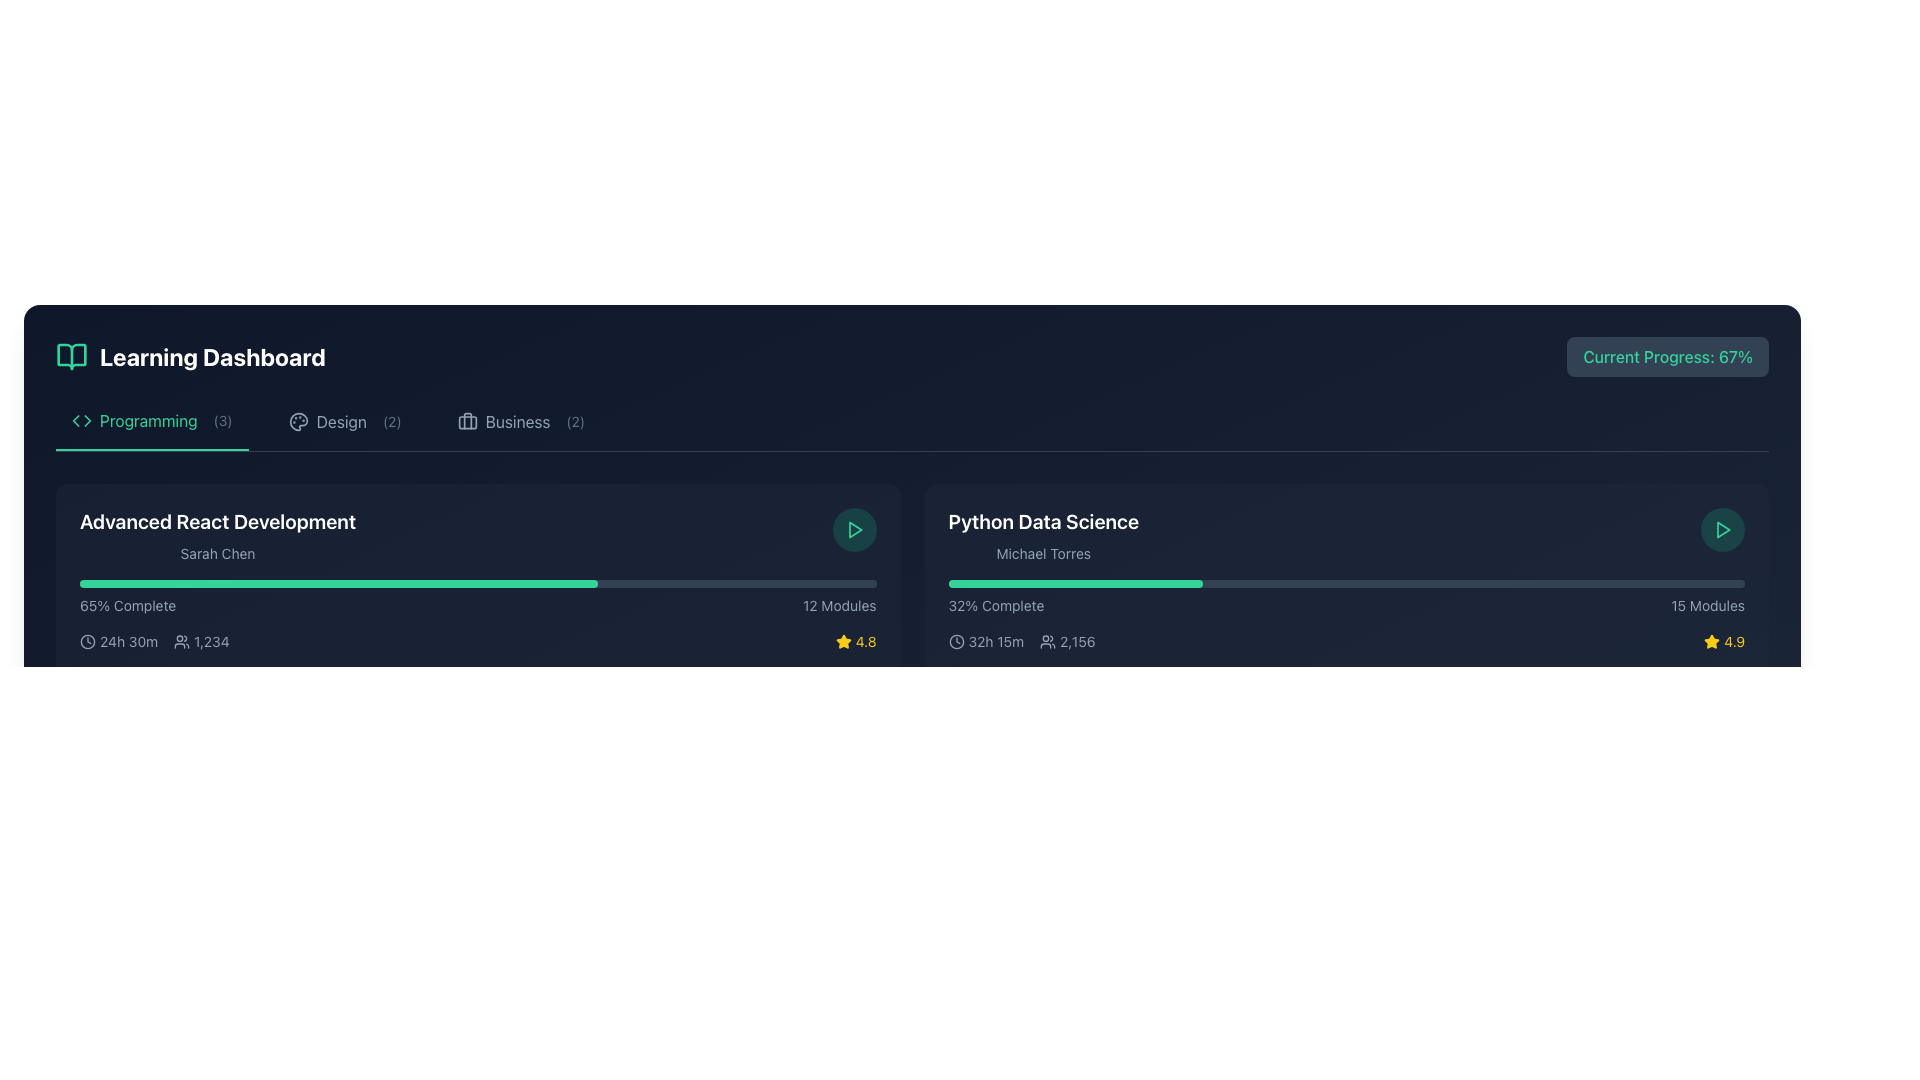 The height and width of the screenshot is (1080, 1920). What do you see at coordinates (856, 641) in the screenshot?
I see `rating value displayed on the rating indicator, which consists of a yellow star icon and the numeric rating value 4.8, located at the bottom right corner of the 'Advanced React Development' card` at bounding box center [856, 641].